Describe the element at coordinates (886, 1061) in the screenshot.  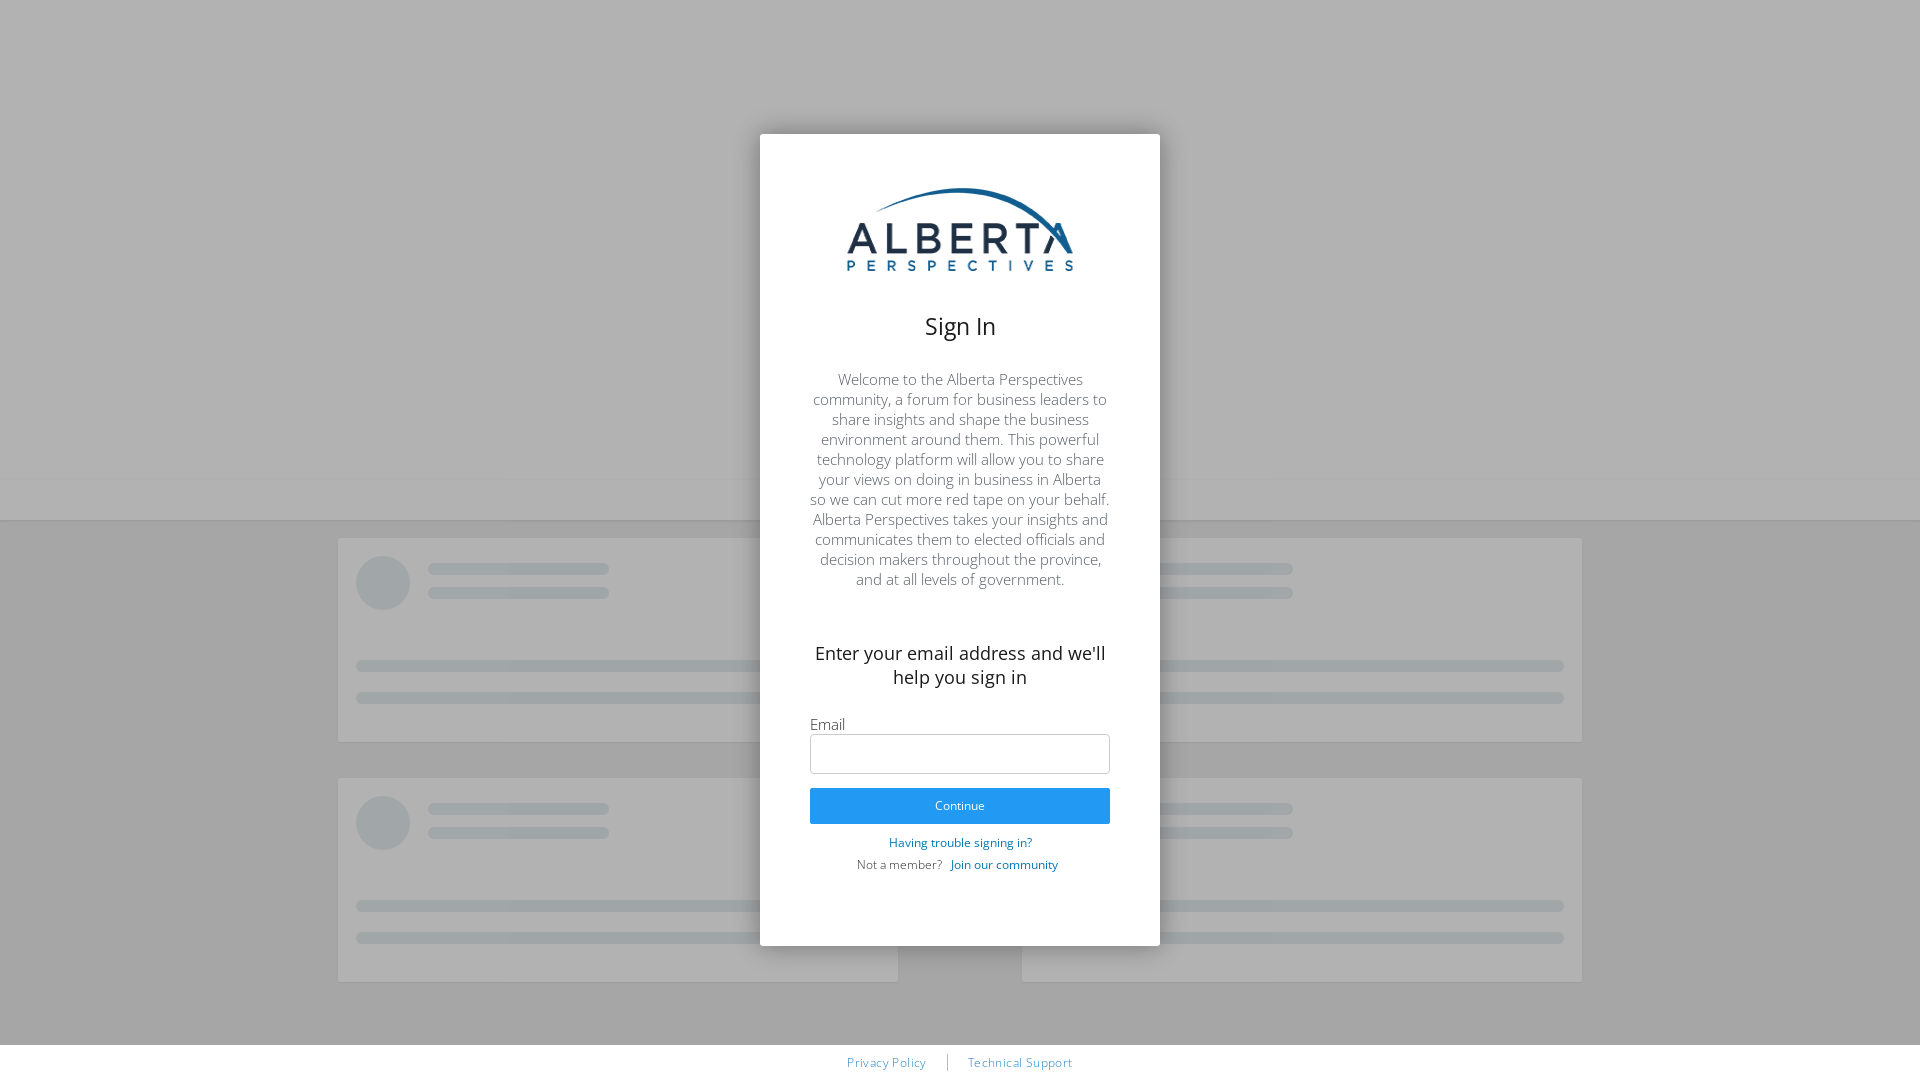
I see `'Privacy Policy'` at that location.